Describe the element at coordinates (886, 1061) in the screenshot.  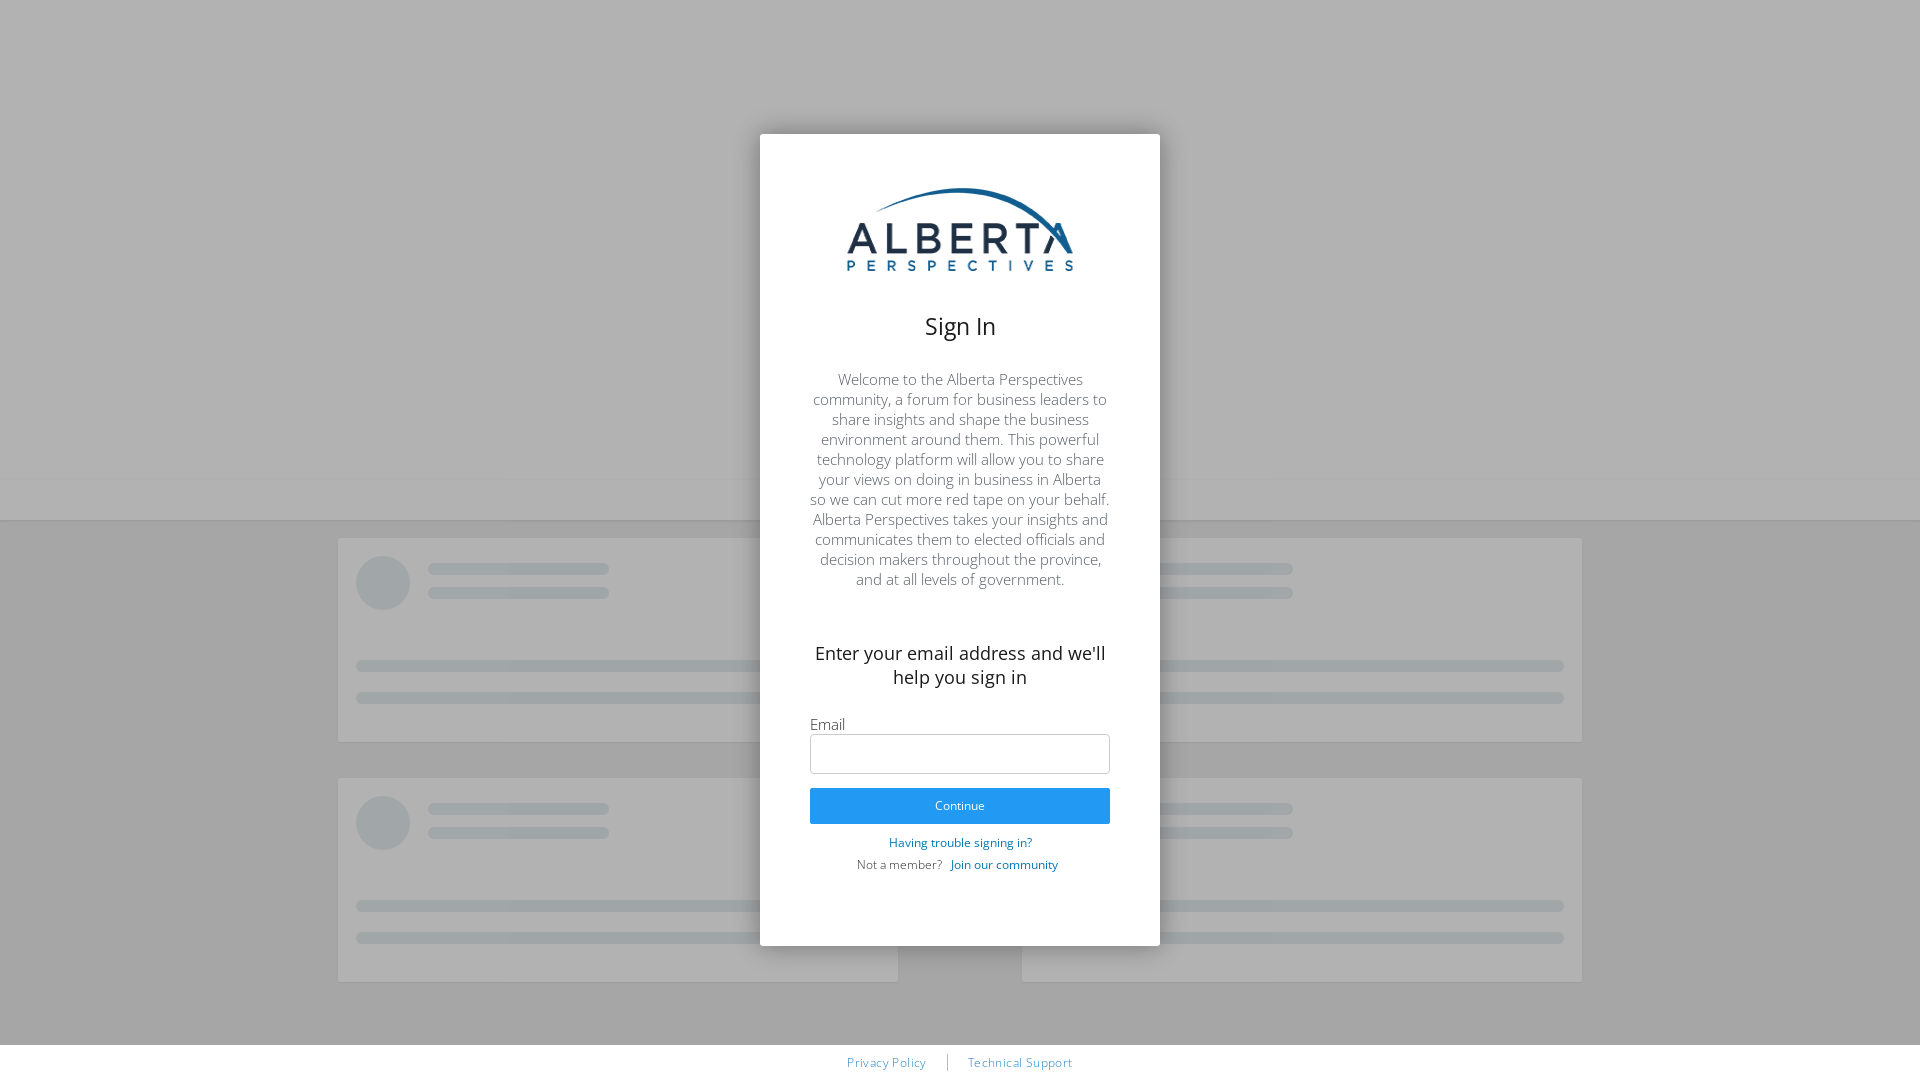
I see `'Privacy Policy'` at that location.